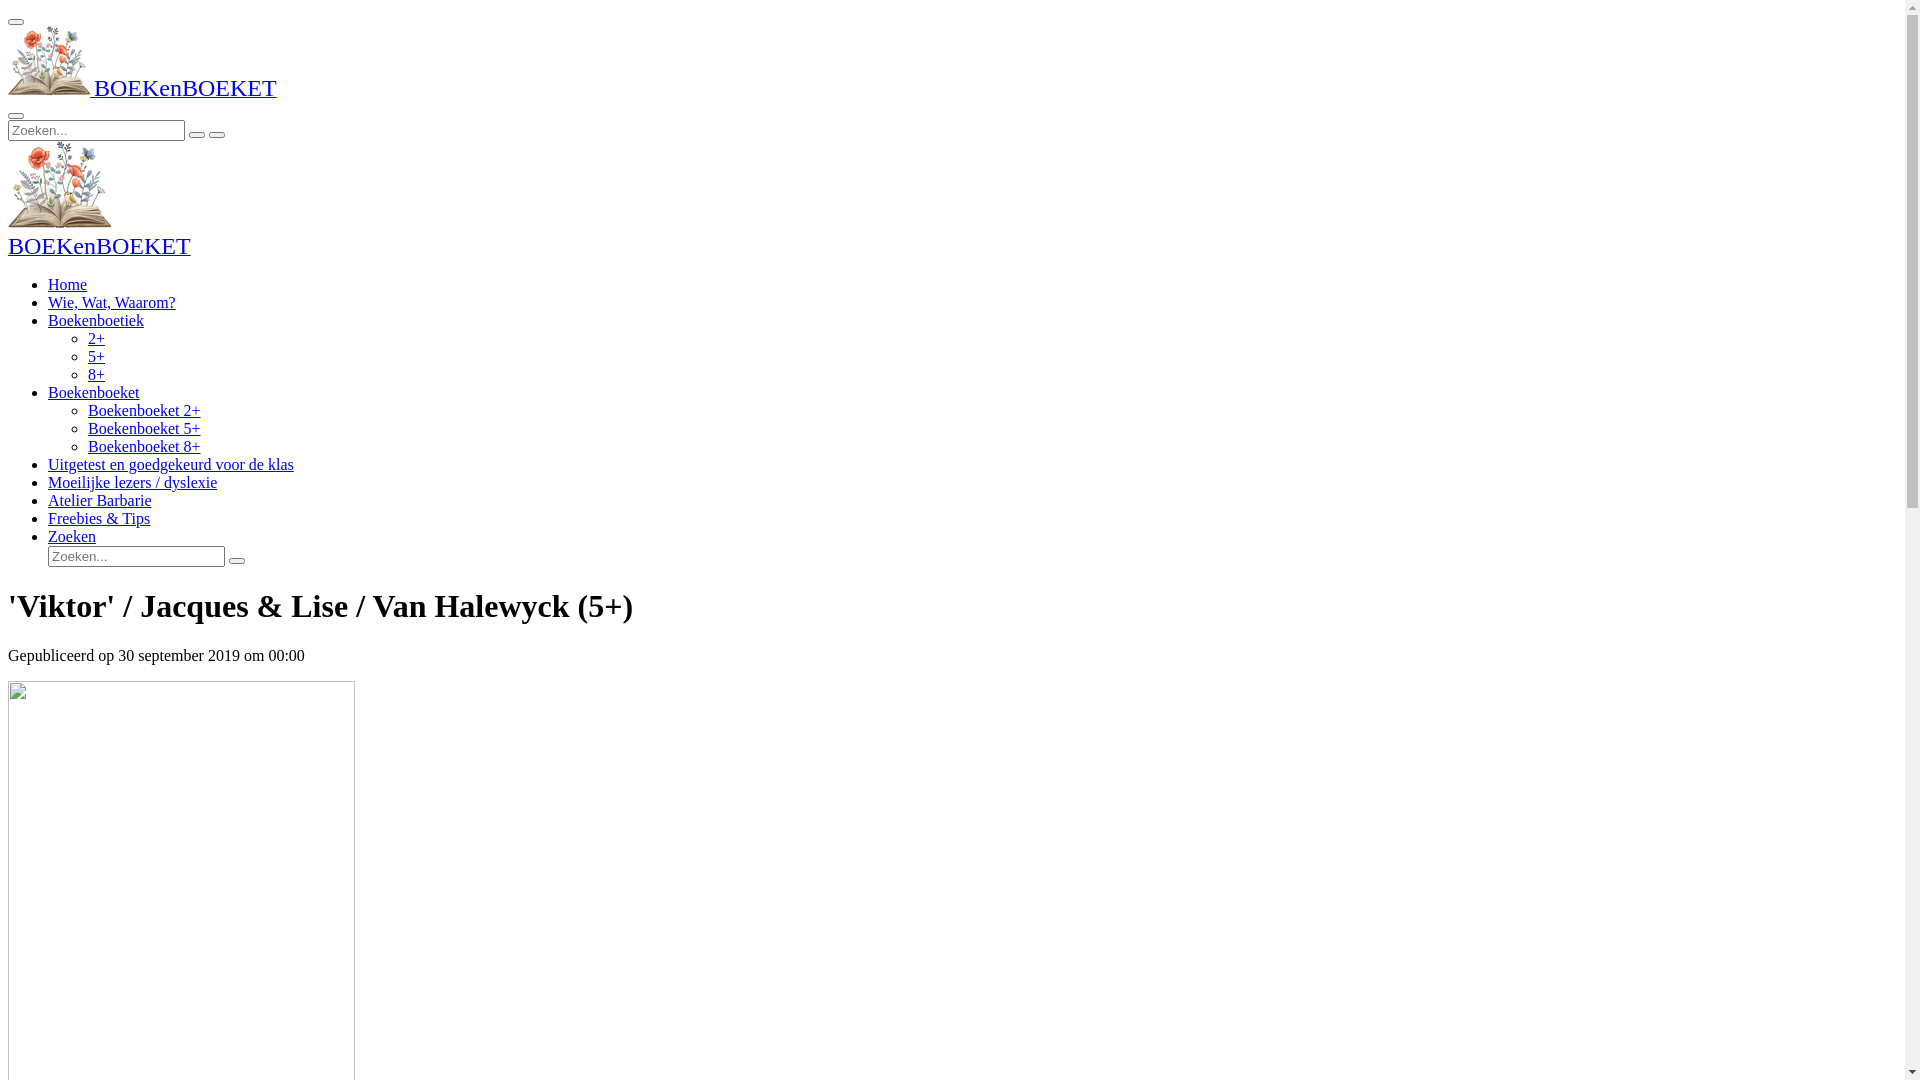 This screenshot has width=1920, height=1080. I want to click on '5+', so click(95, 355).